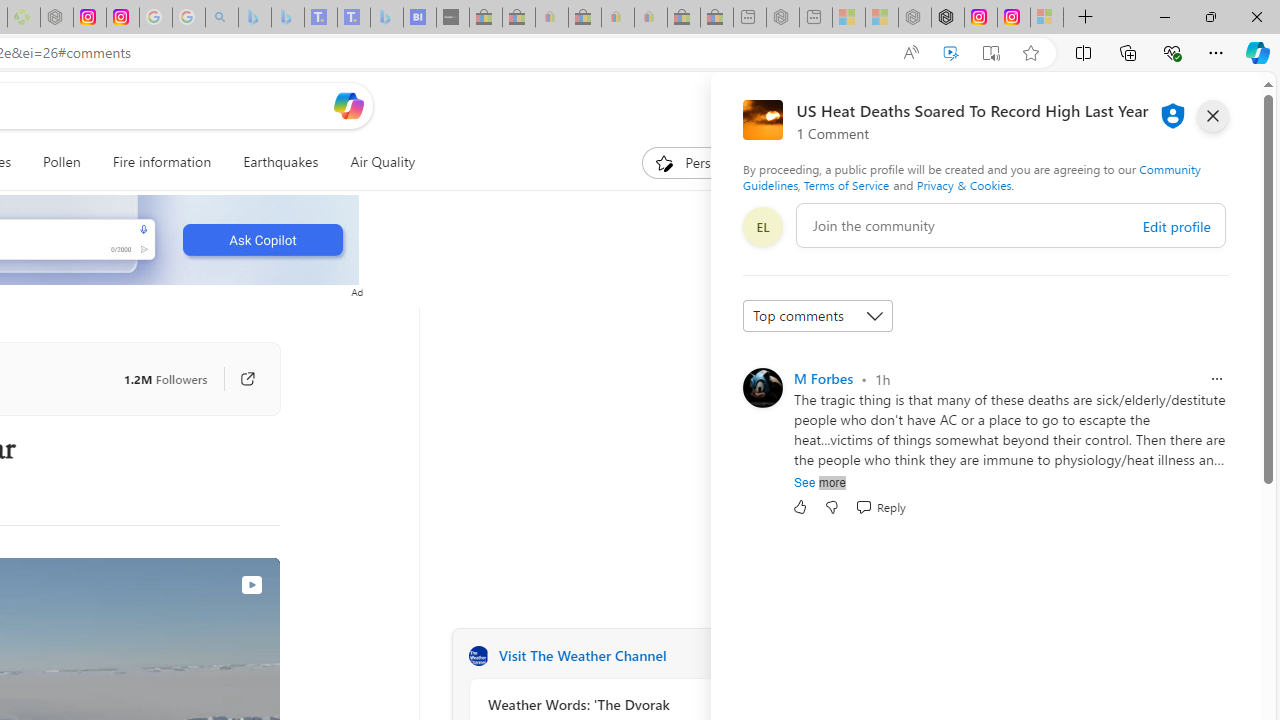 This screenshot has width=1280, height=720. What do you see at coordinates (222, 17) in the screenshot?
I see `'alabama high school quarterback dies - Search - Sleeping'` at bounding box center [222, 17].